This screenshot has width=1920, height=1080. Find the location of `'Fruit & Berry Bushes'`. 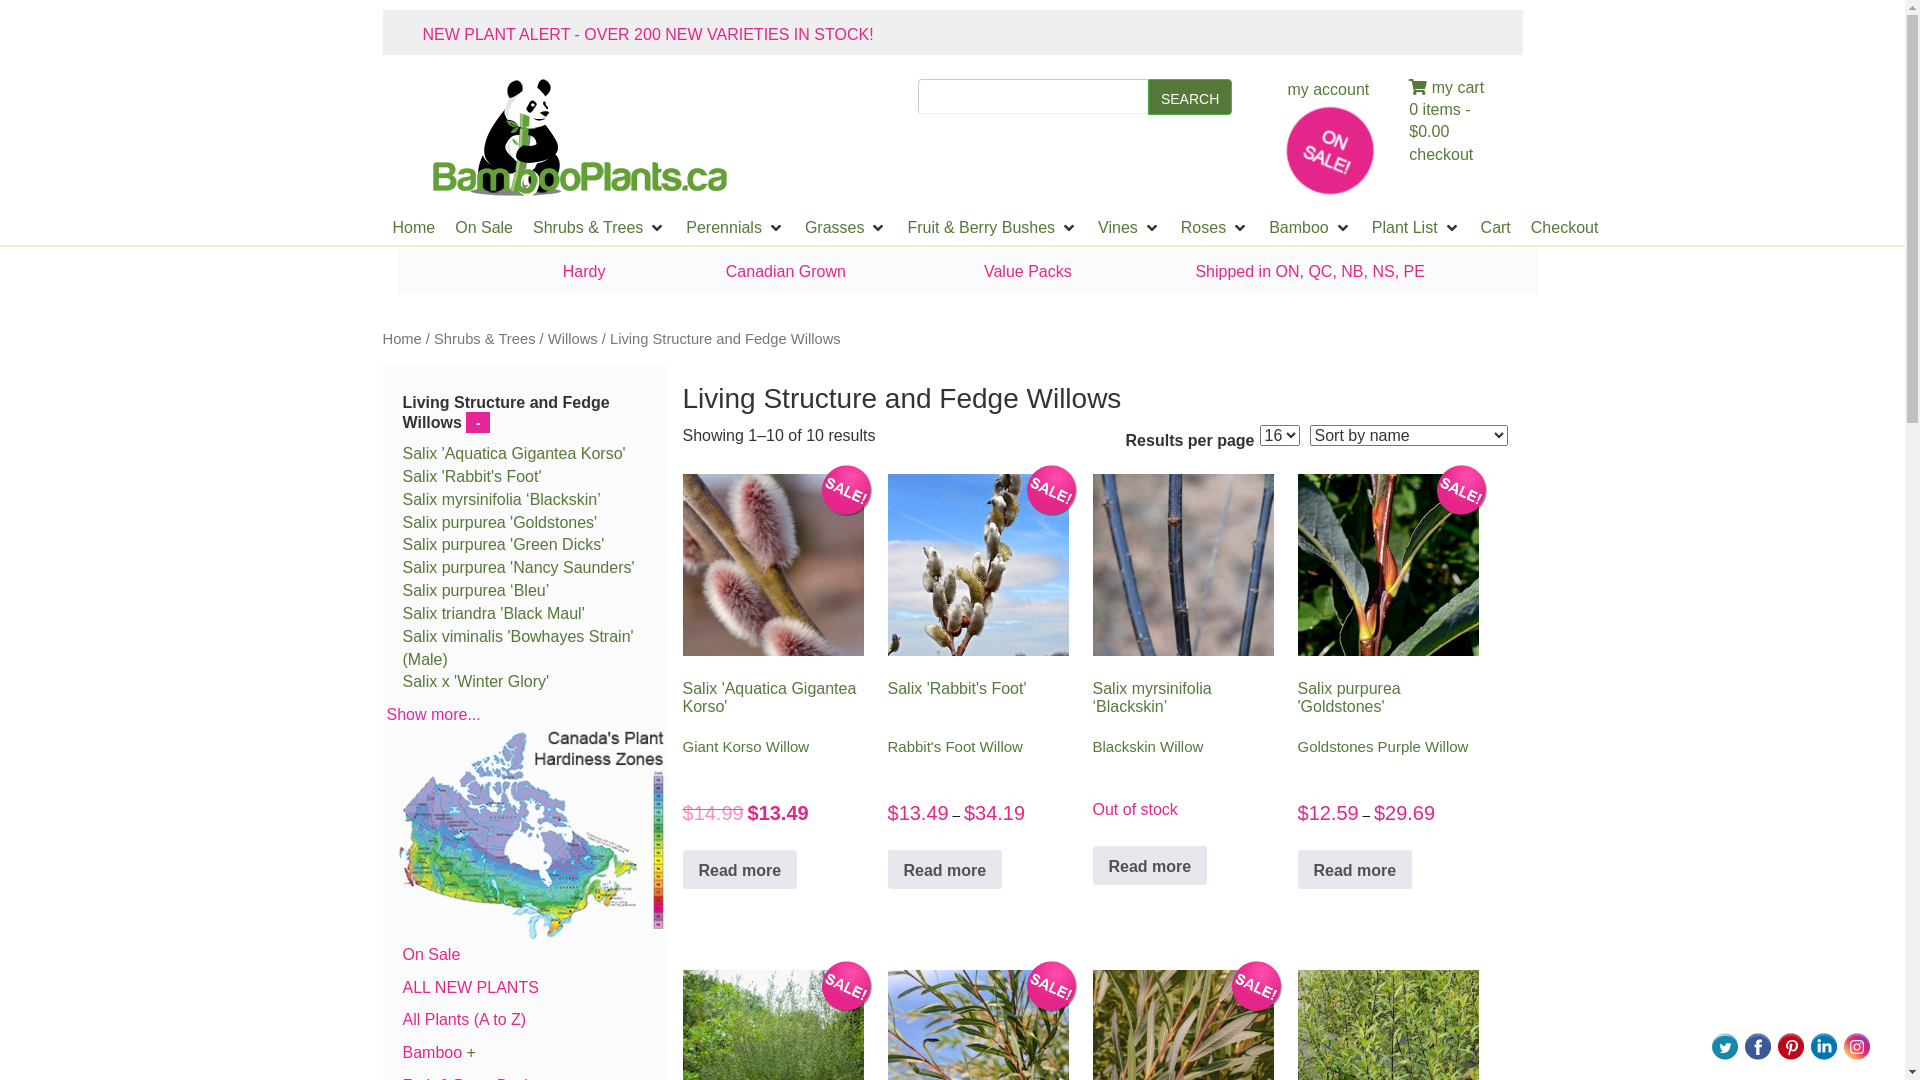

'Fruit & Berry Bushes' is located at coordinates (980, 227).